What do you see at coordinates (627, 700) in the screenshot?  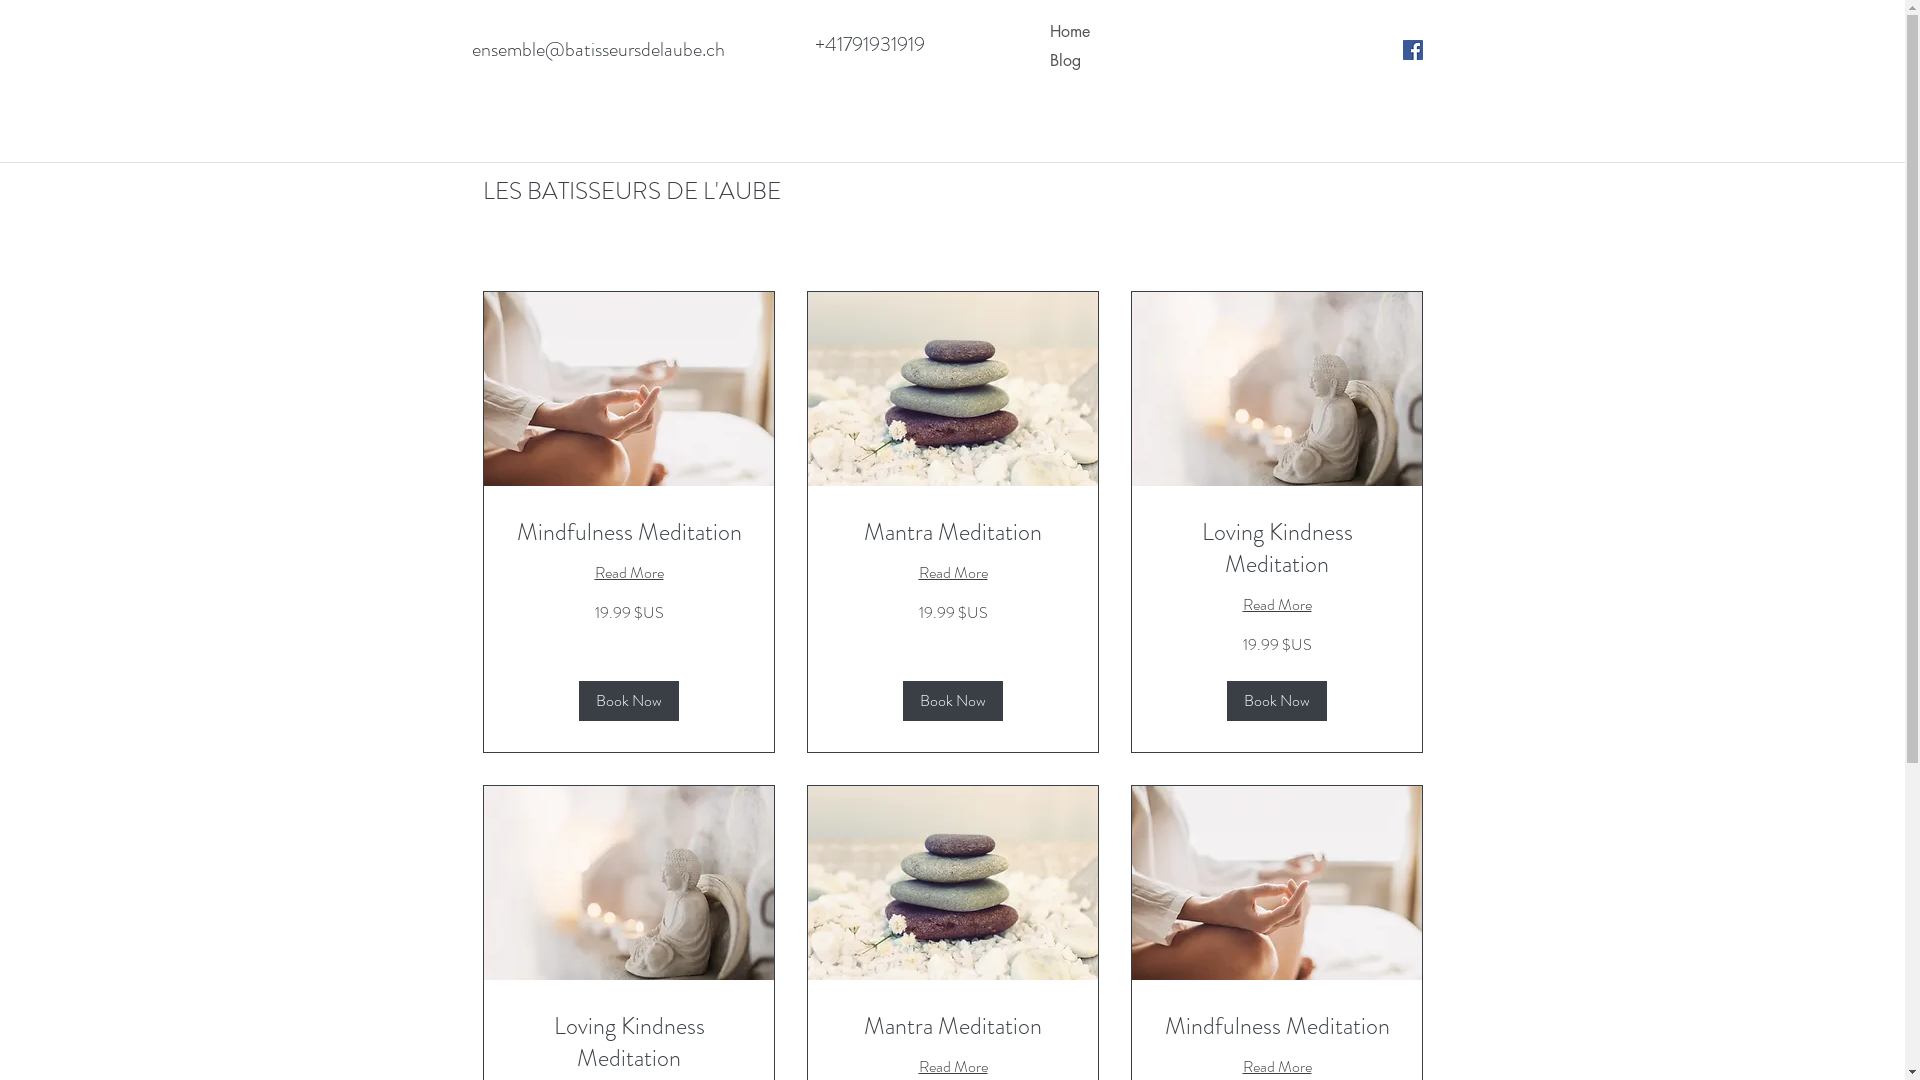 I see `'Book Now'` at bounding box center [627, 700].